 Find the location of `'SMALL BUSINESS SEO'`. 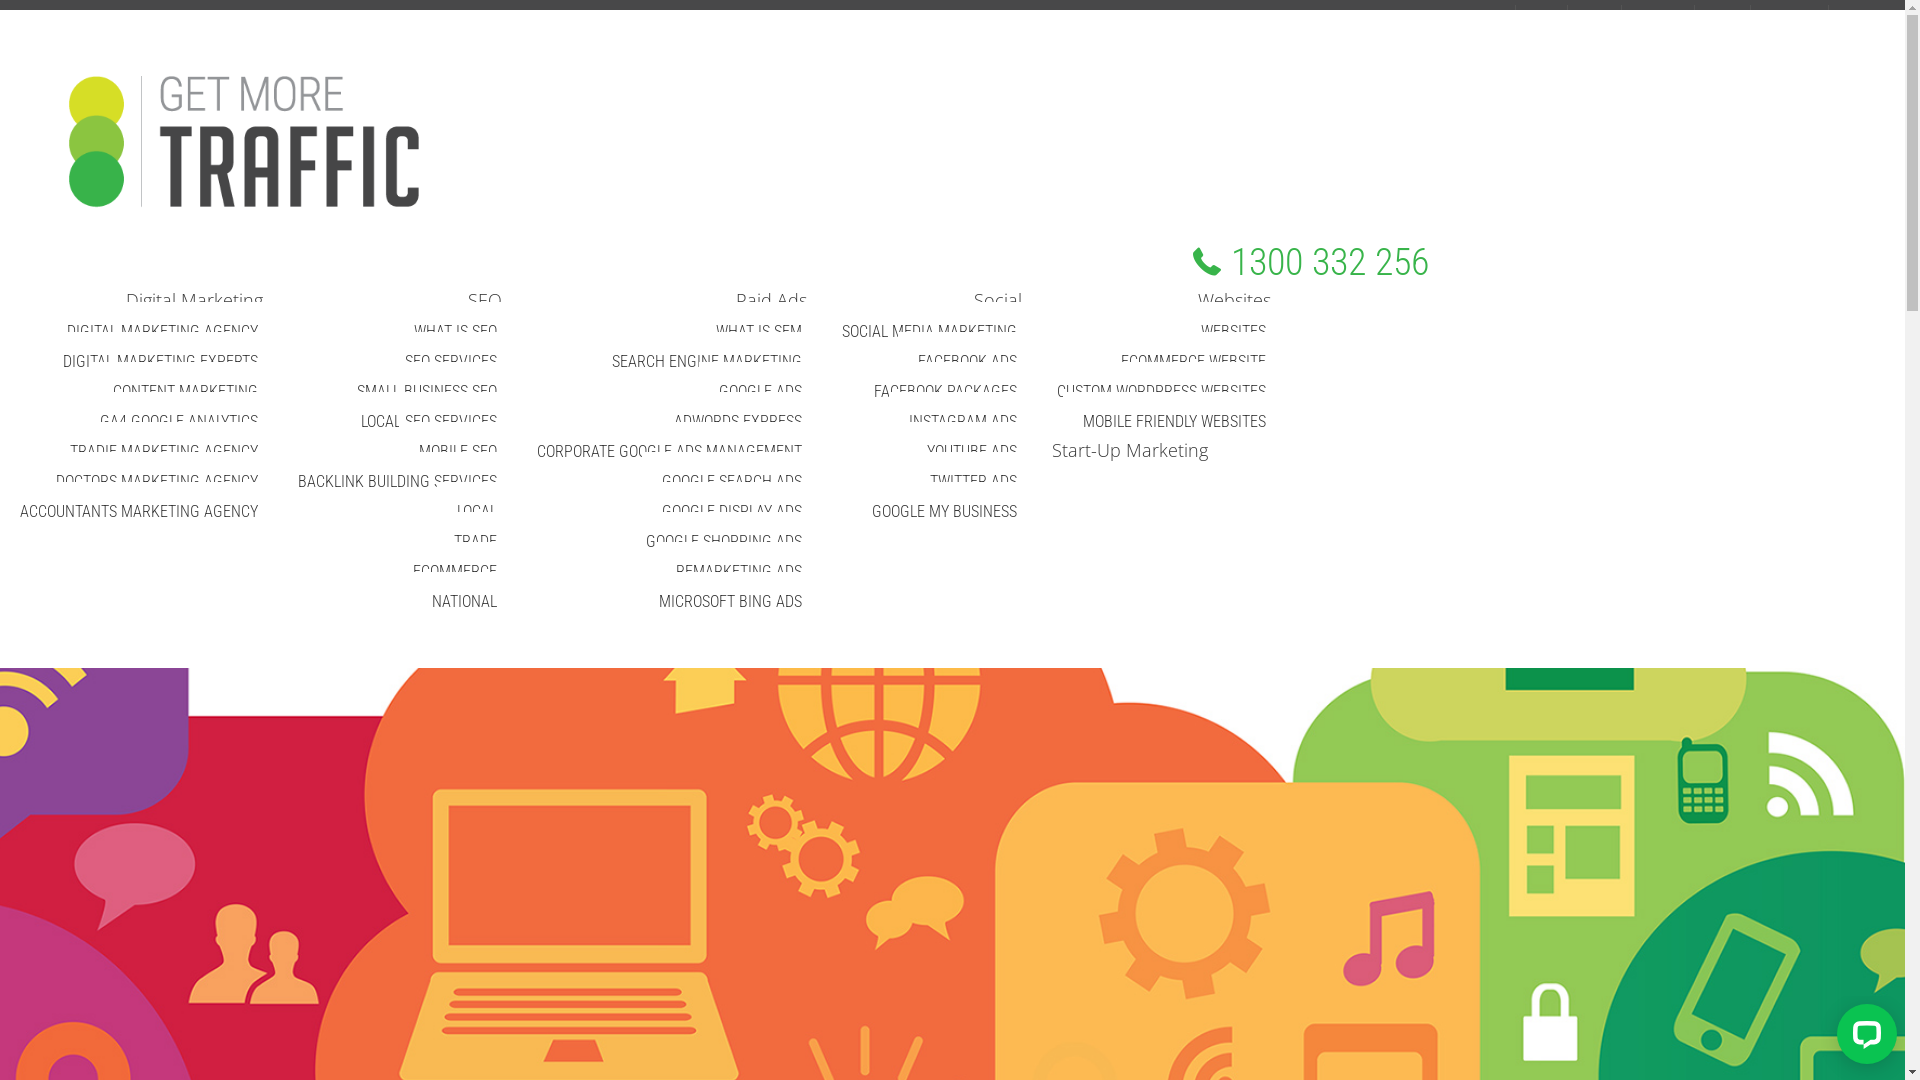

'SMALL BUSINESS SEO' is located at coordinates (426, 391).